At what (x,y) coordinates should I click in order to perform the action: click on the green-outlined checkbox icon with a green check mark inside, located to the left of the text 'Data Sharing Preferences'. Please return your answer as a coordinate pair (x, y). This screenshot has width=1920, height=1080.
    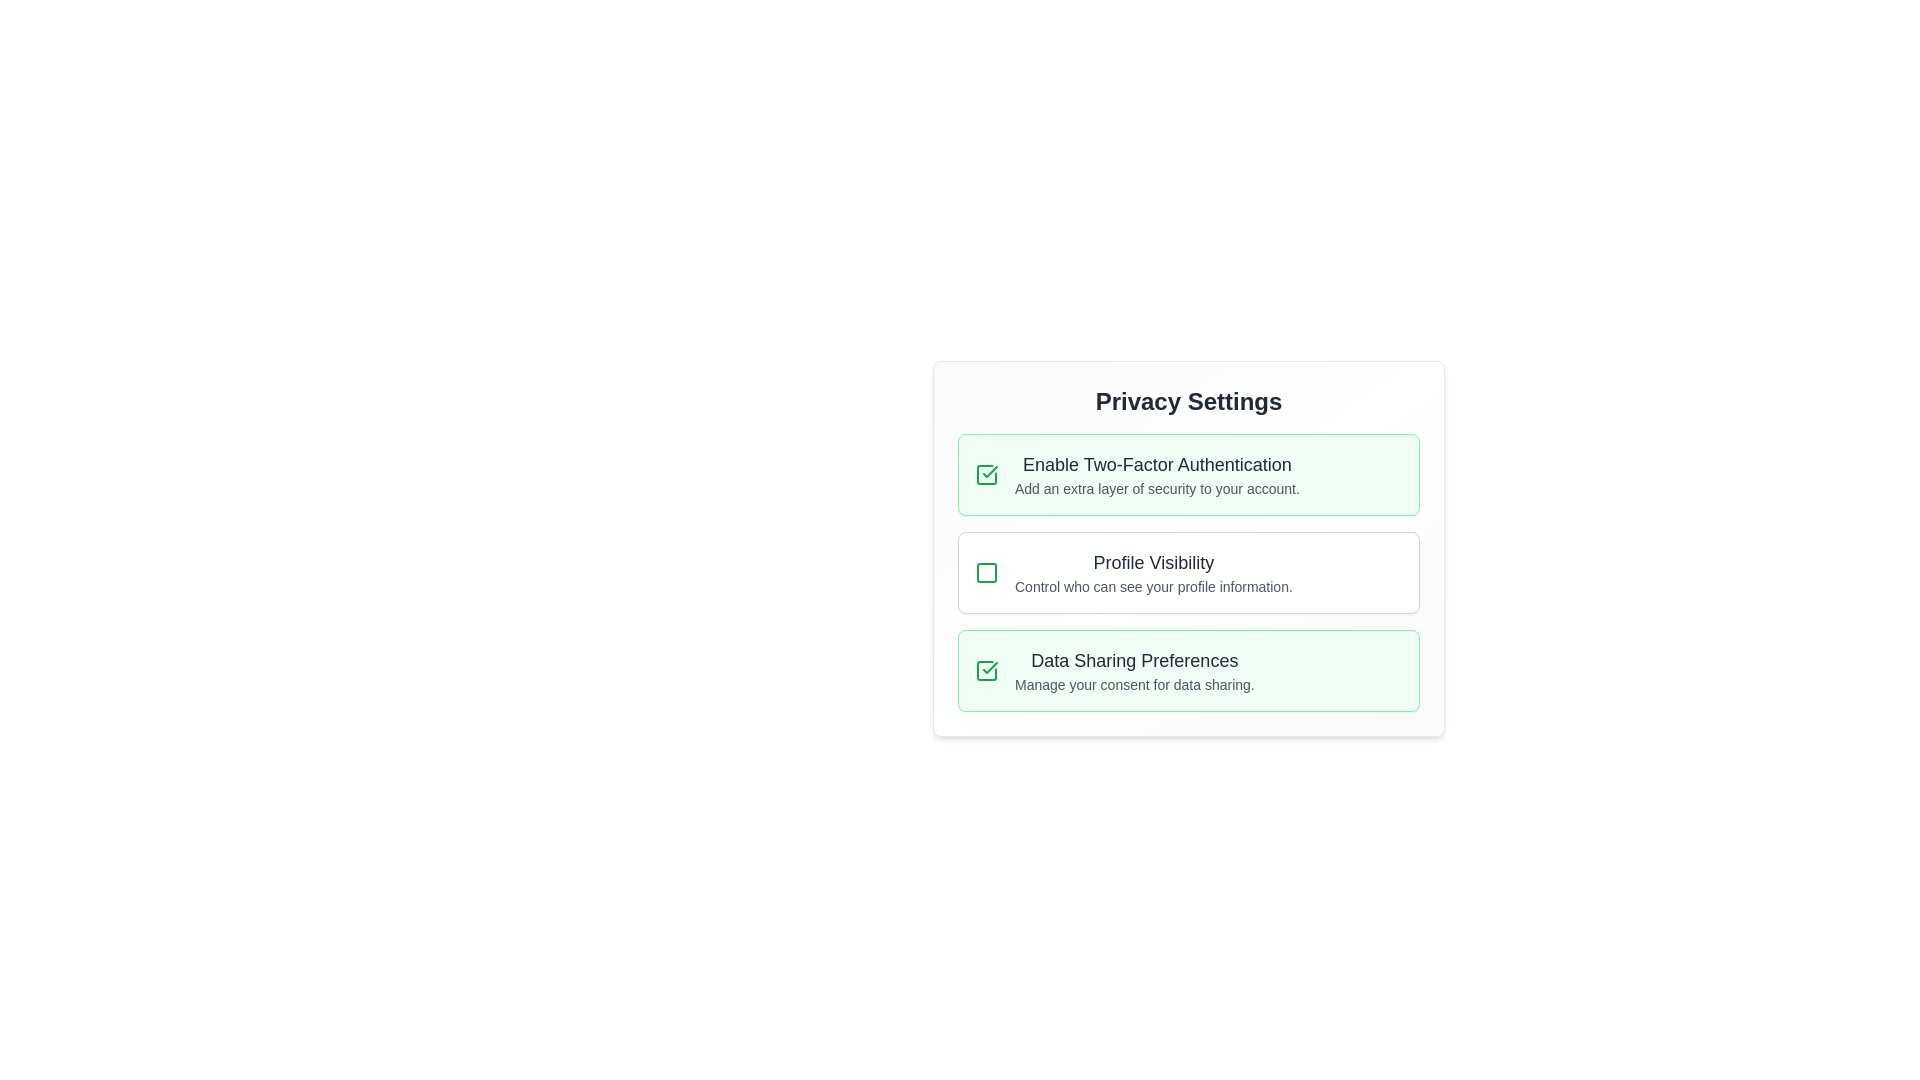
    Looking at the image, I should click on (987, 671).